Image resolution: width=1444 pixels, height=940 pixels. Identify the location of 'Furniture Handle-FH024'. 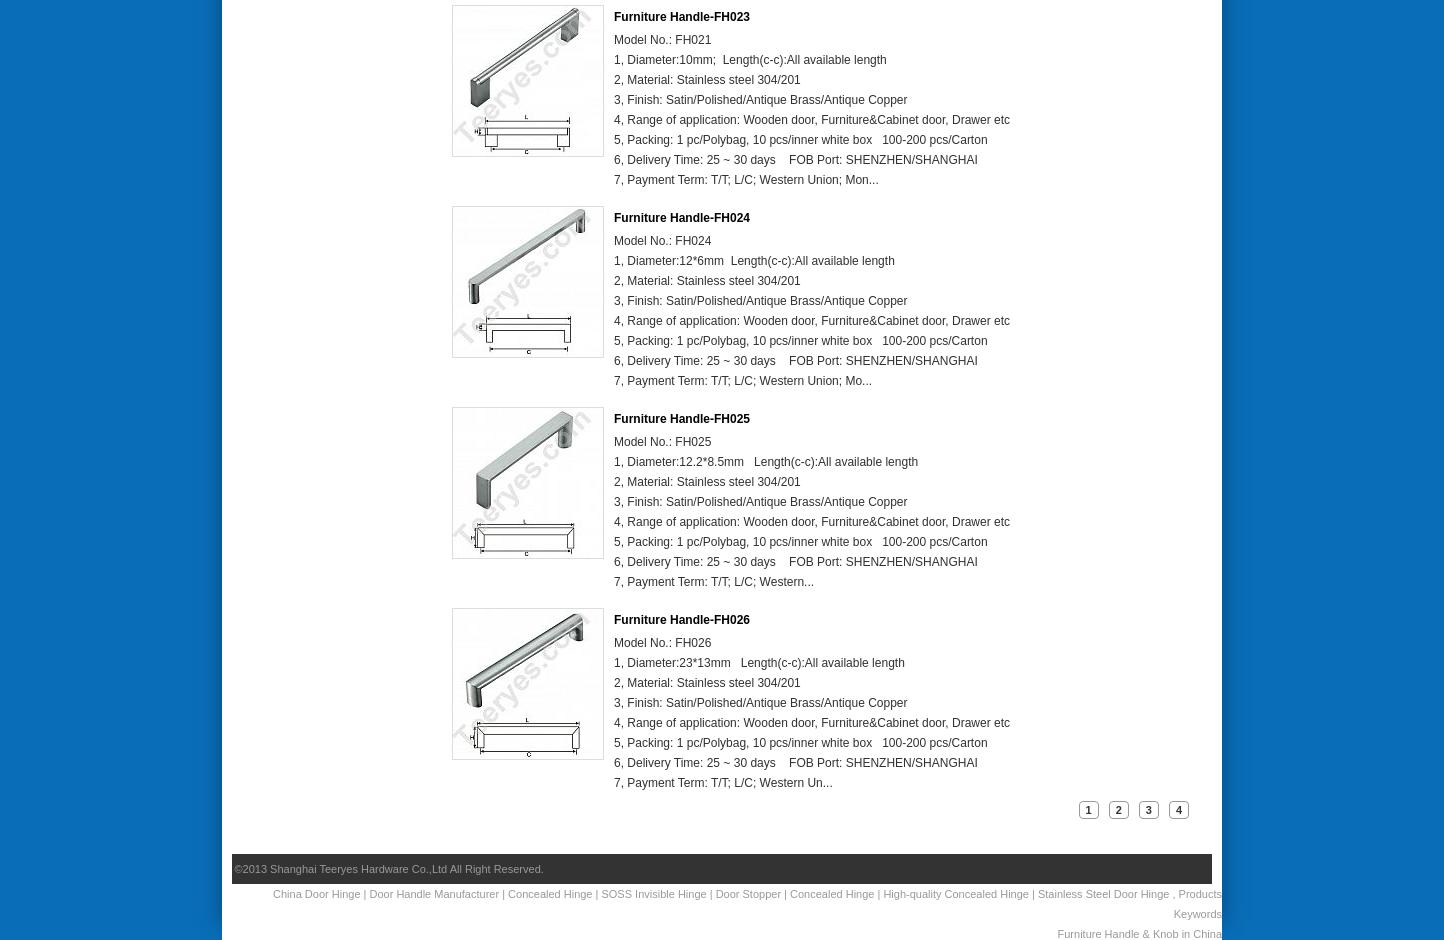
(681, 216).